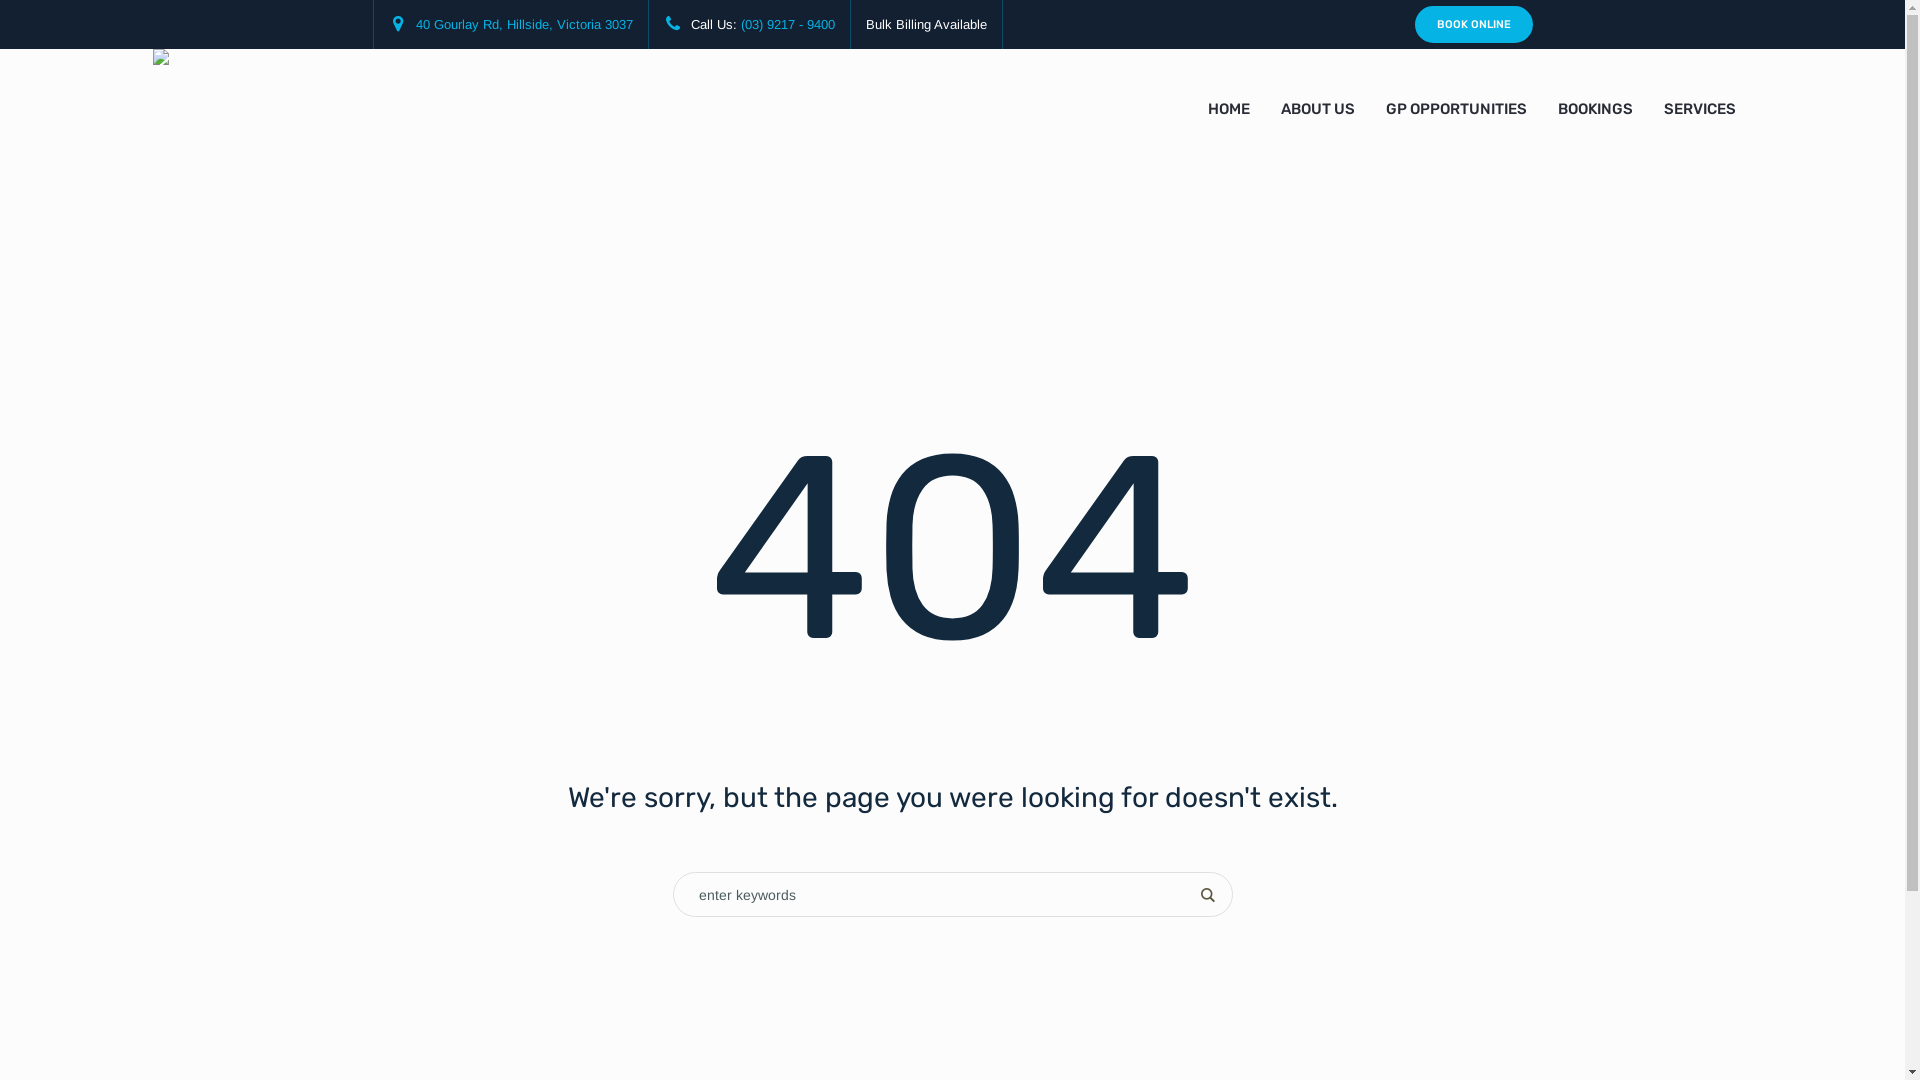 The width and height of the screenshot is (1920, 1080). Describe the element at coordinates (738, 24) in the screenshot. I see `'(03) 9217 - 9400'` at that location.